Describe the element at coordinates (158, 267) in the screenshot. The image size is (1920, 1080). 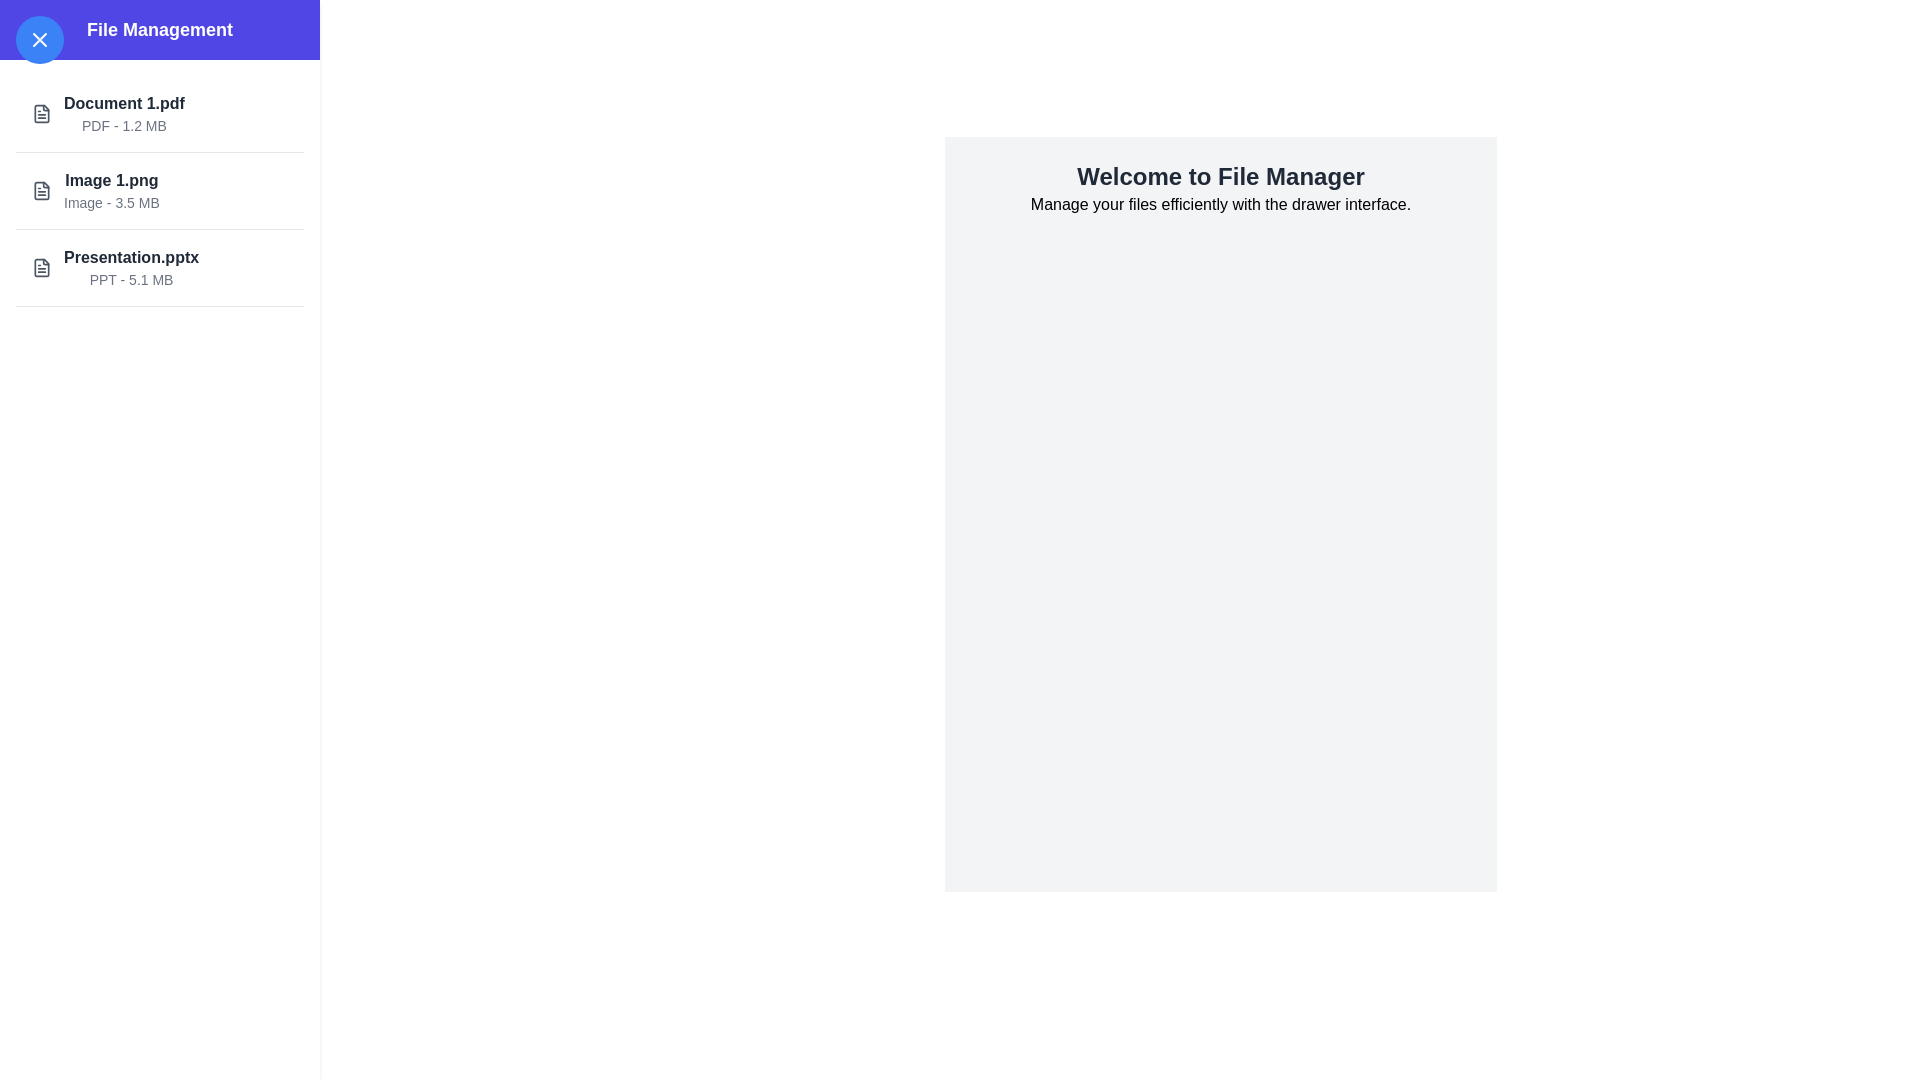
I see `the file list item Presentation.pptx to trigger hover effects` at that location.